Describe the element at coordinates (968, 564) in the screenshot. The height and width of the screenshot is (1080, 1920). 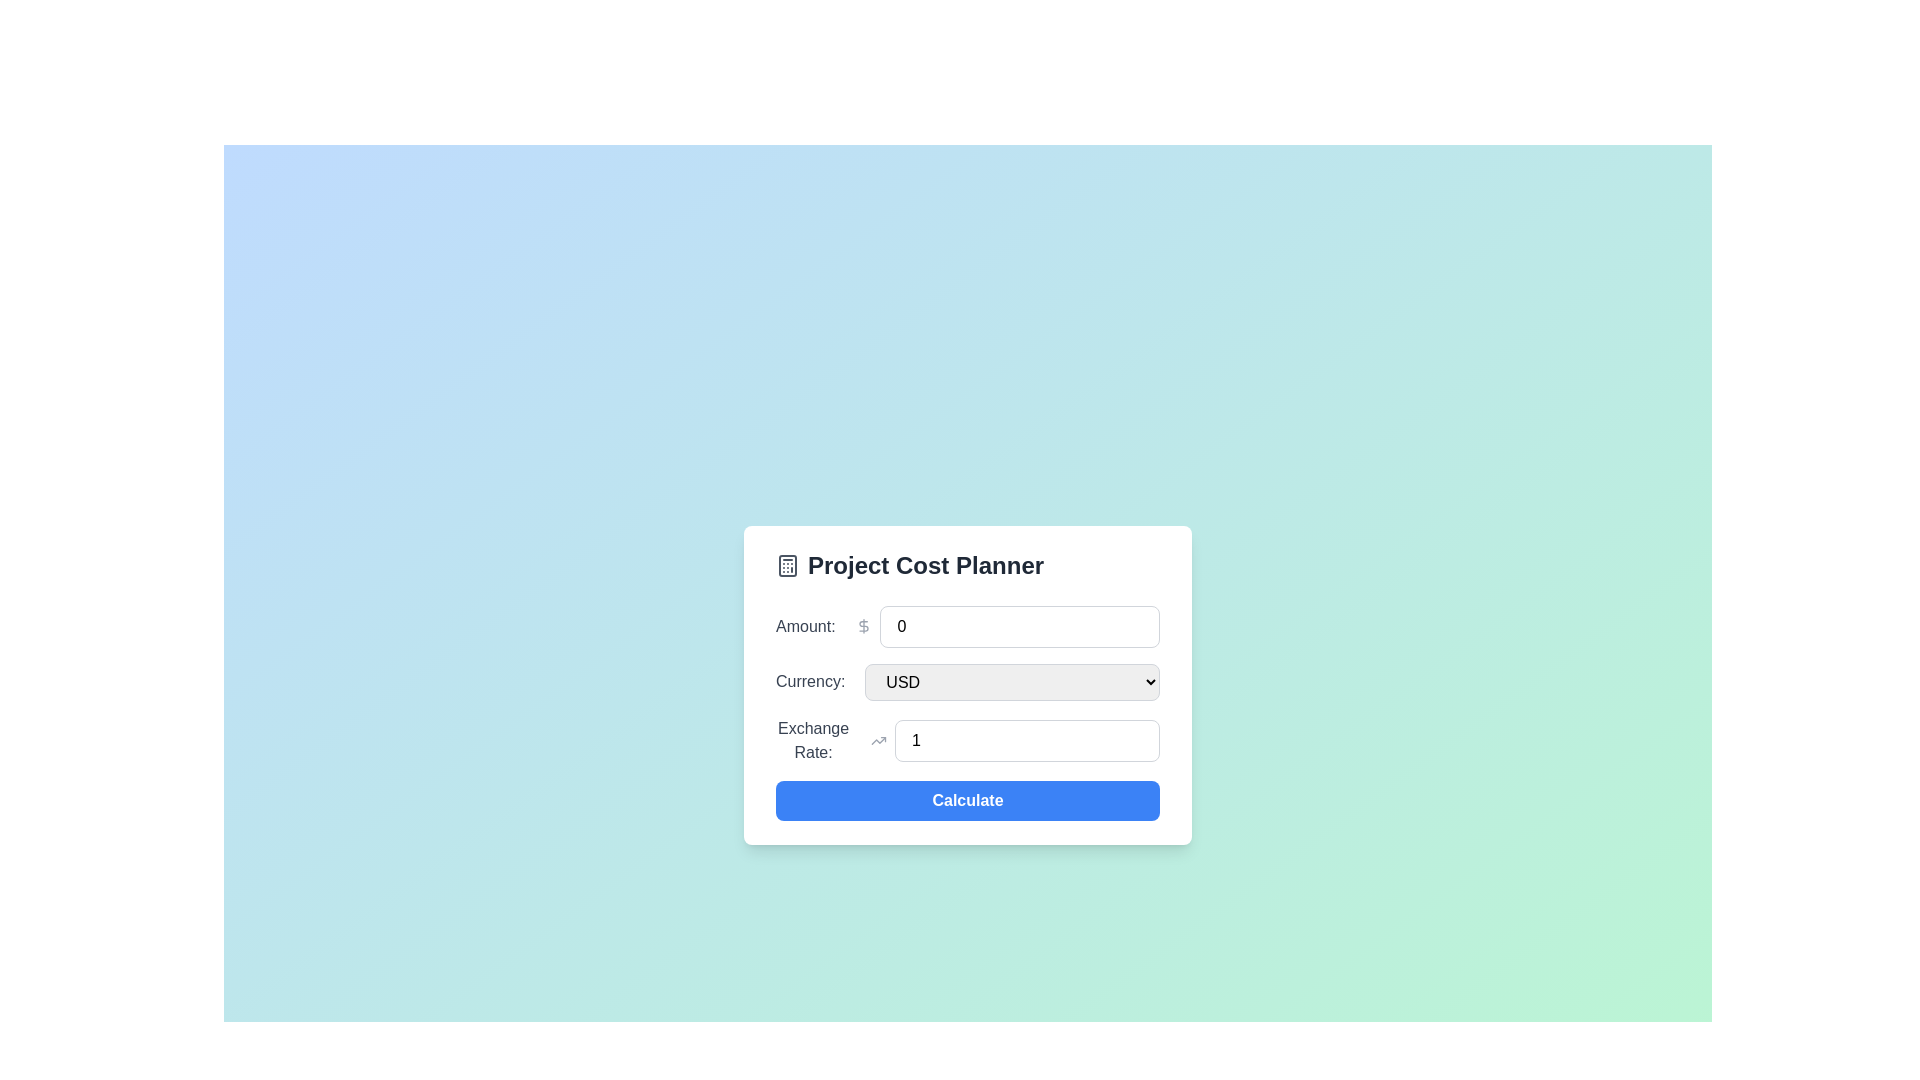
I see `the heading 'Project Cost Planner' which is styled with a bold font and accompanied by a calculator icon, located at the top of the modal window` at that location.